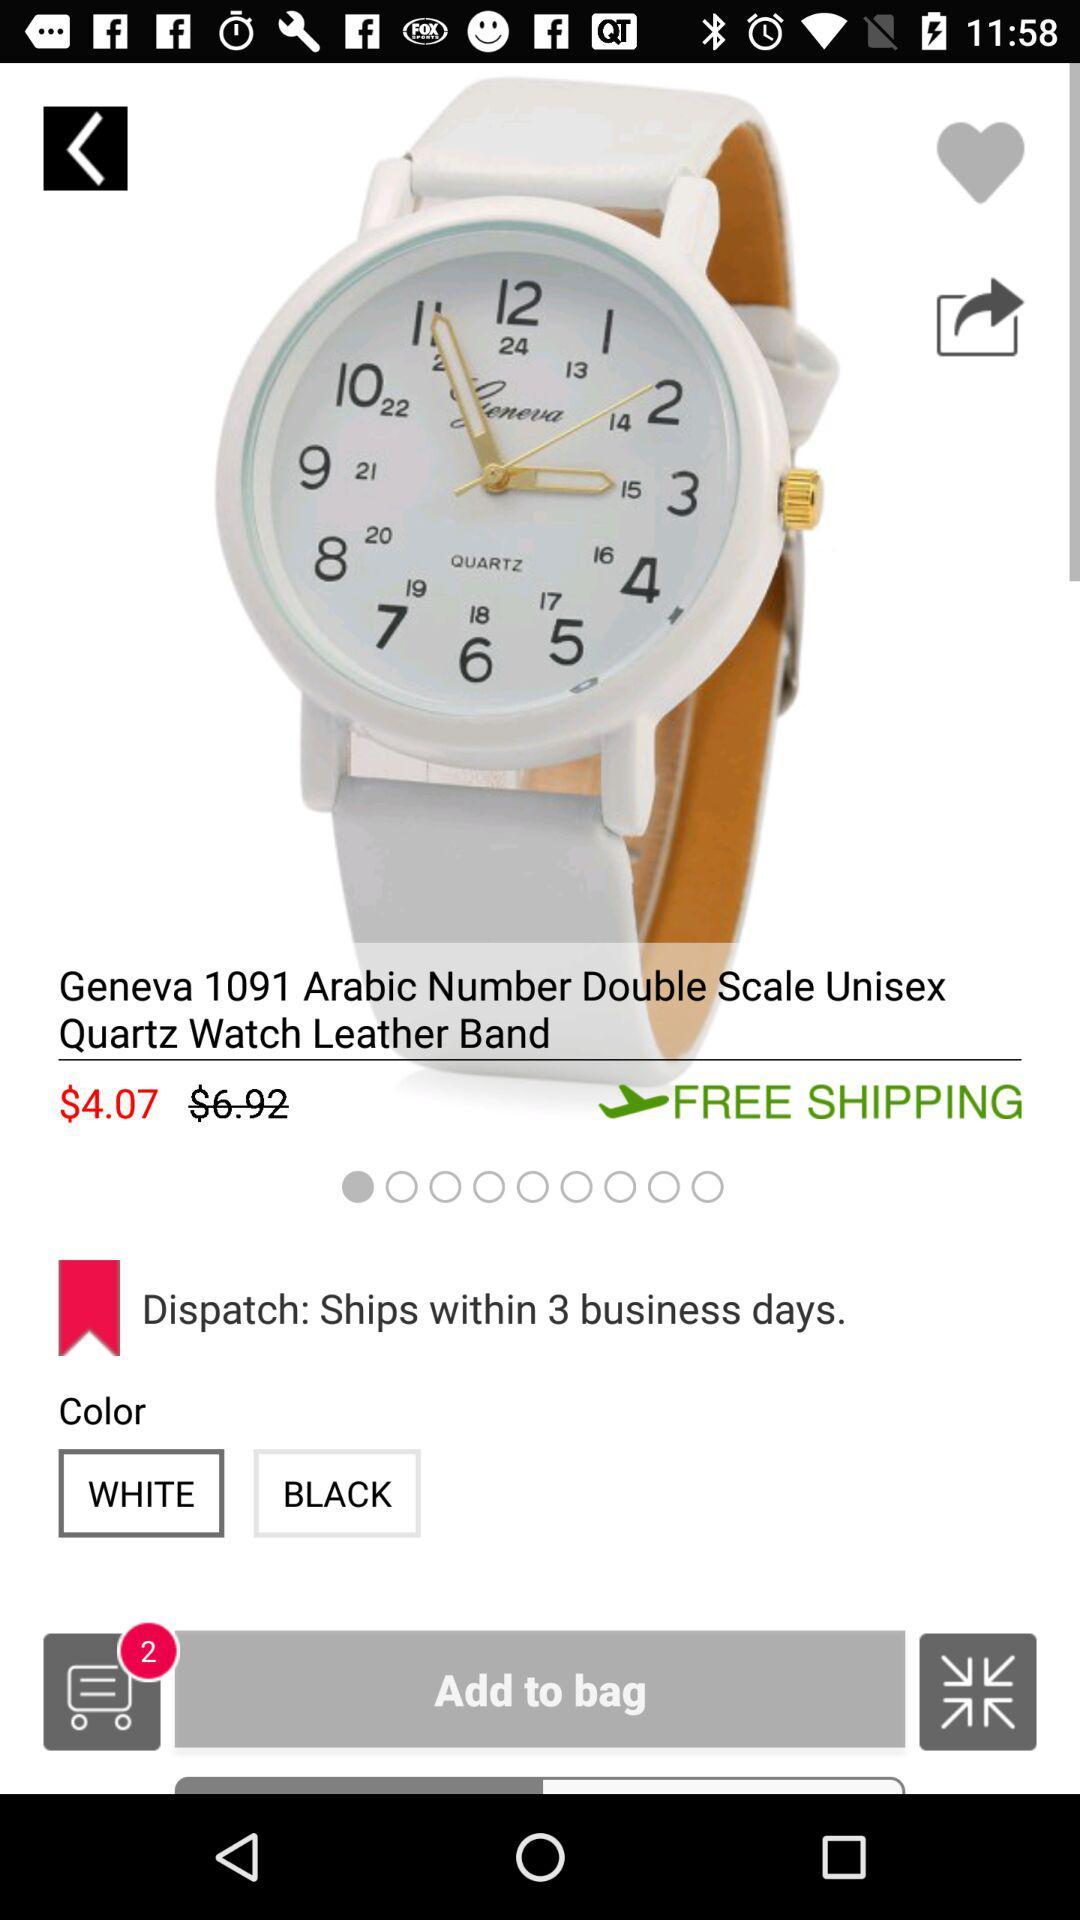  Describe the element at coordinates (101, 1691) in the screenshot. I see `shopping cart` at that location.